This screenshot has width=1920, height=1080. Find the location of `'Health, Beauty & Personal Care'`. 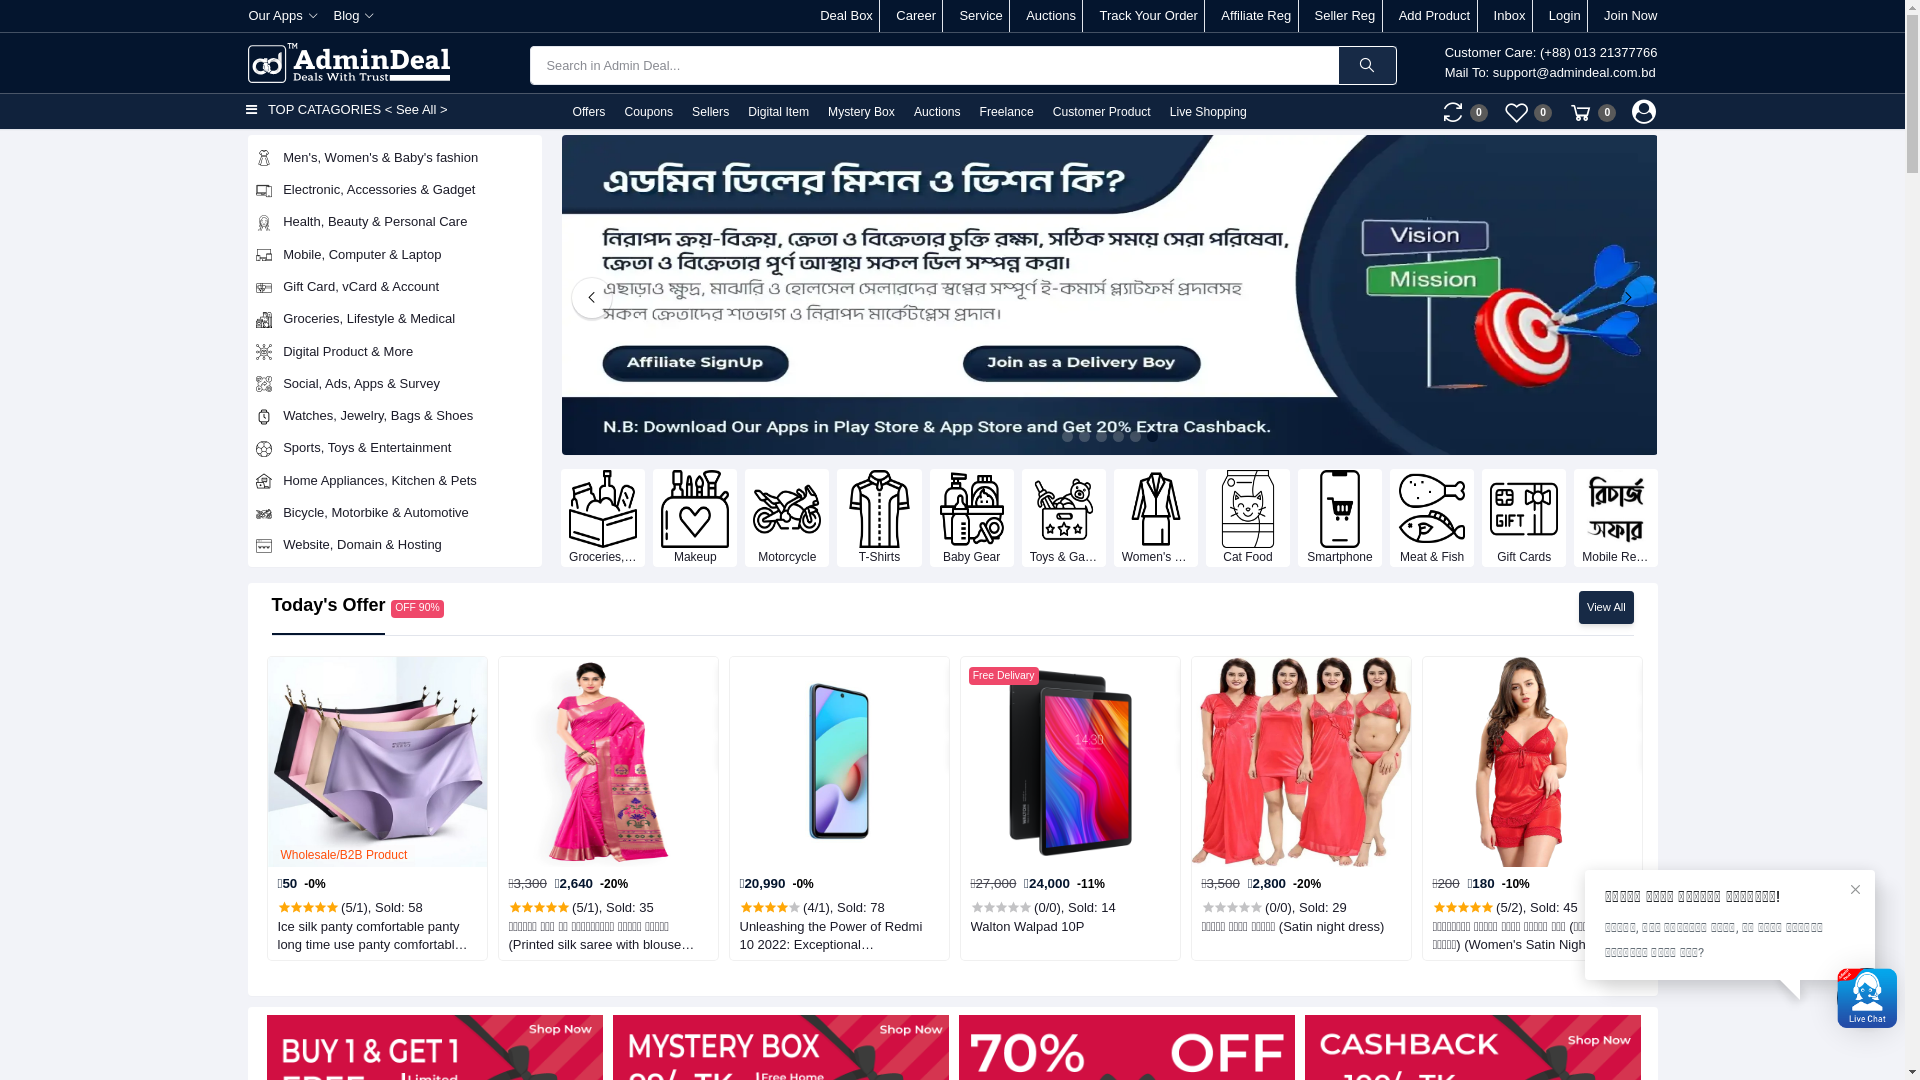

'Health, Beauty & Personal Care' is located at coordinates (395, 222).